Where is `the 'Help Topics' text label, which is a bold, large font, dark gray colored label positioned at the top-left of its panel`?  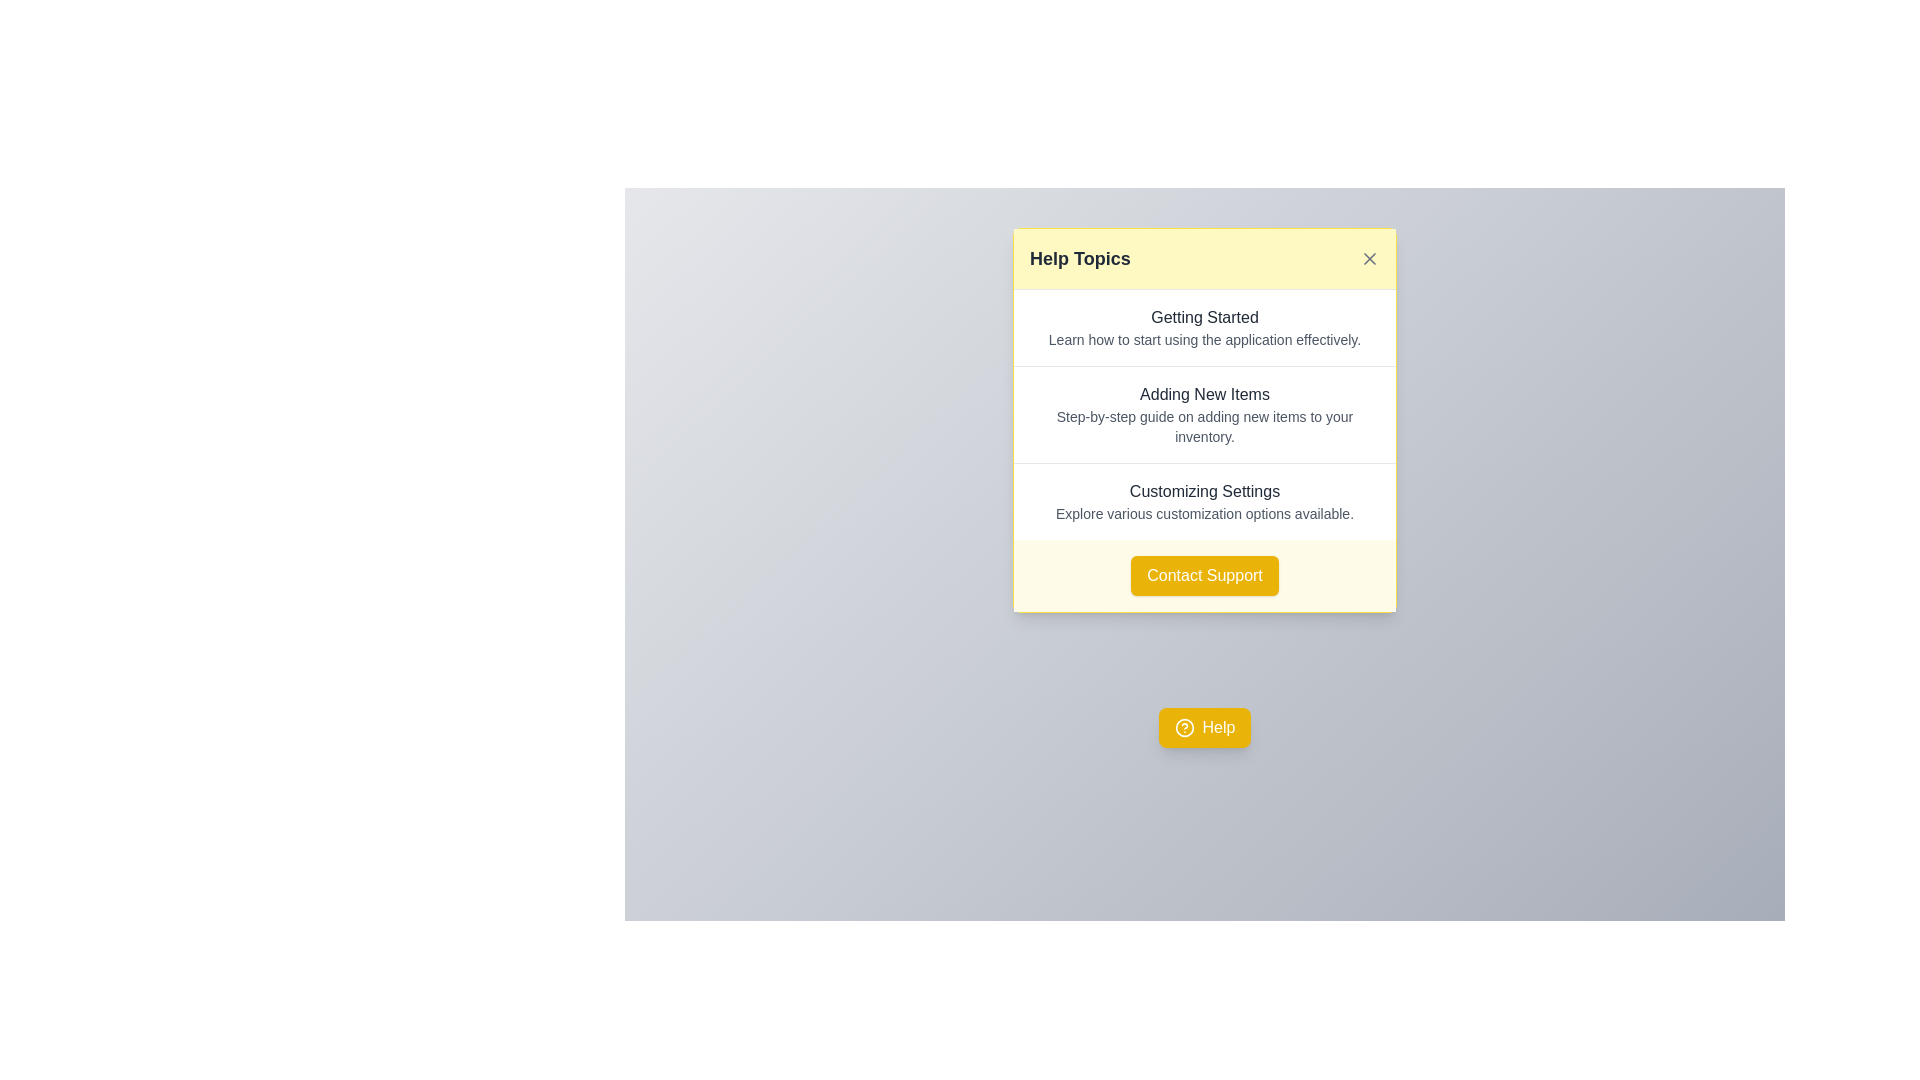 the 'Help Topics' text label, which is a bold, large font, dark gray colored label positioned at the top-left of its panel is located at coordinates (1079, 257).